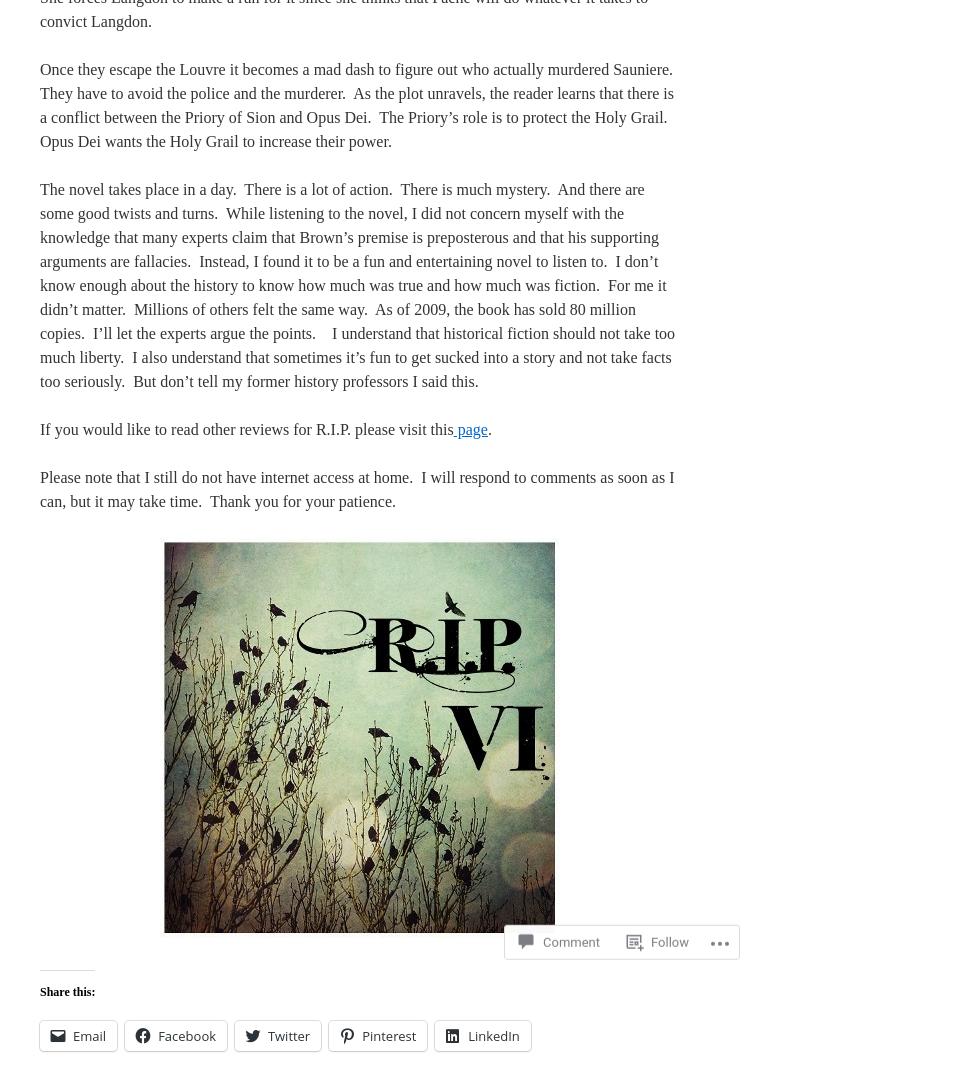 The image size is (980, 1065). What do you see at coordinates (571, 907) in the screenshot?
I see `'Comment'` at bounding box center [571, 907].